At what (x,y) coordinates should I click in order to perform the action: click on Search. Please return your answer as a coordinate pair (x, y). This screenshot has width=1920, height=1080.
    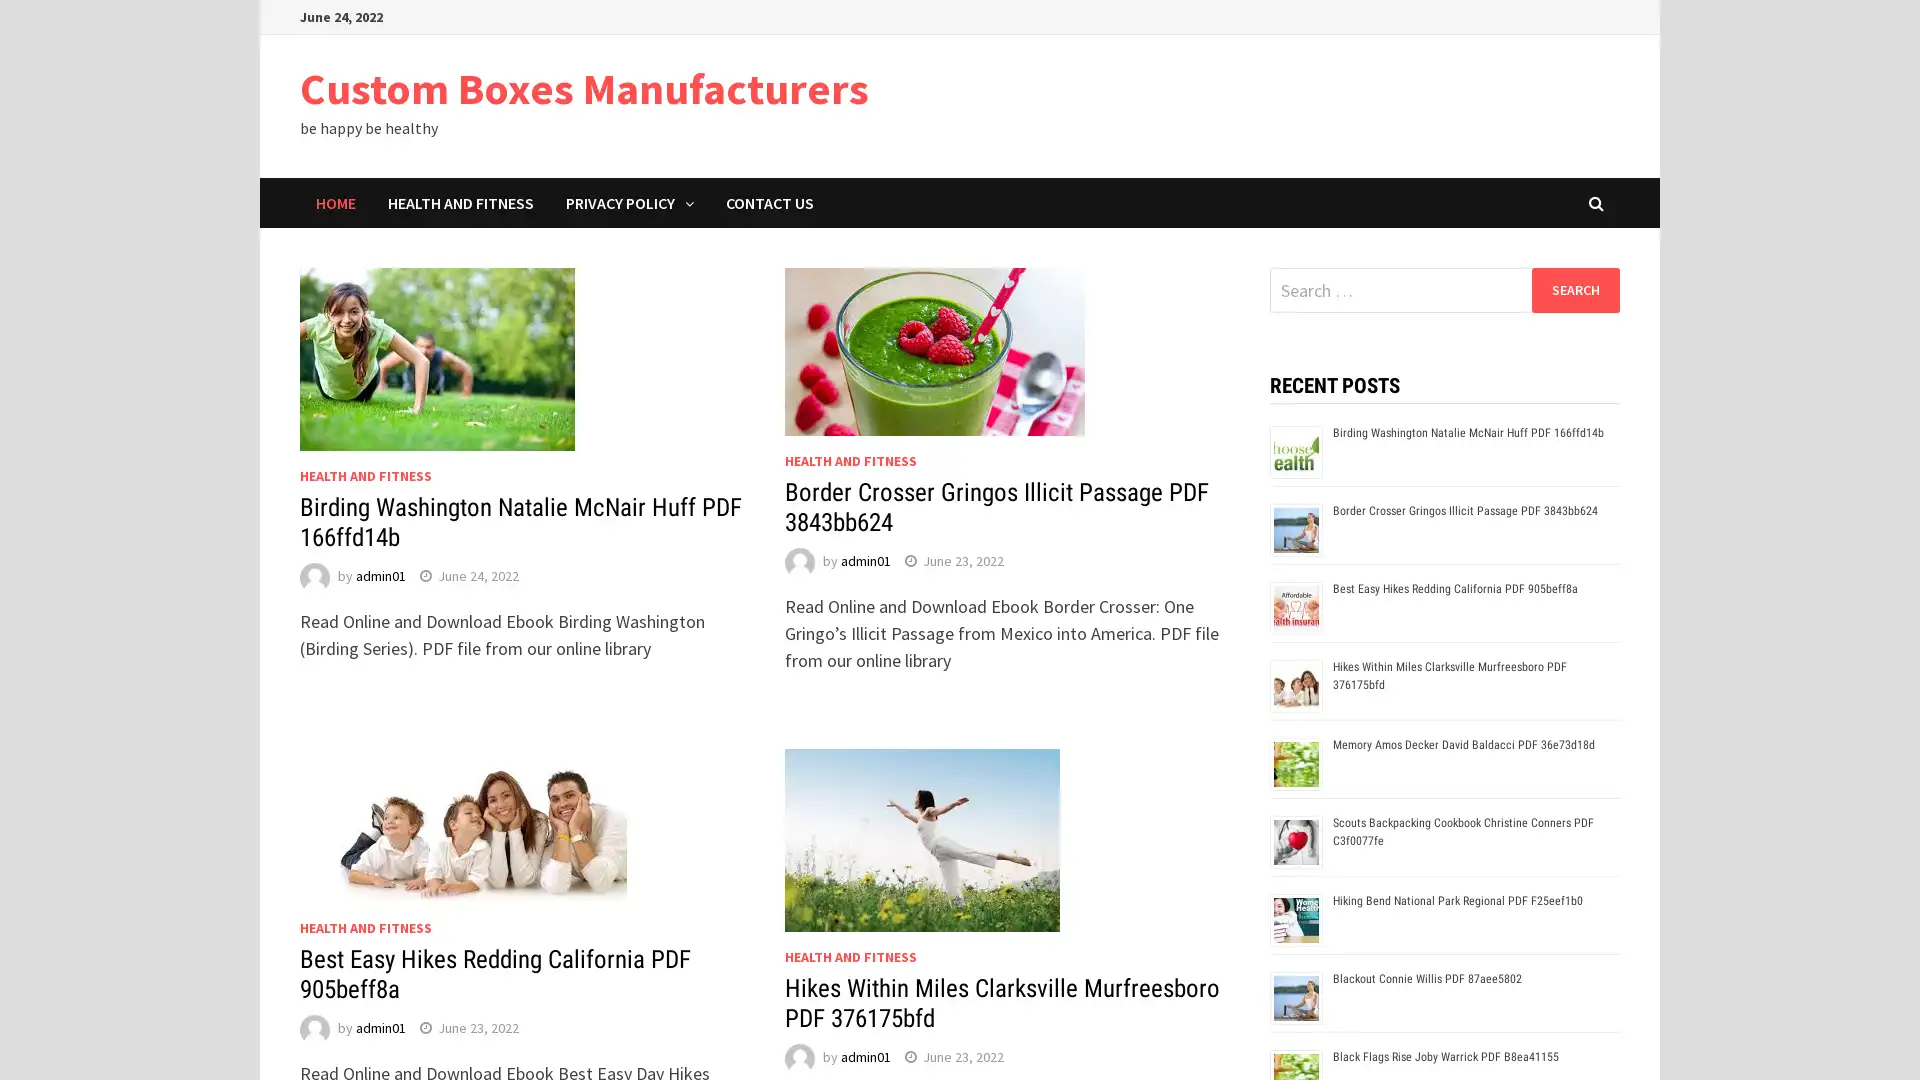
    Looking at the image, I should click on (1574, 289).